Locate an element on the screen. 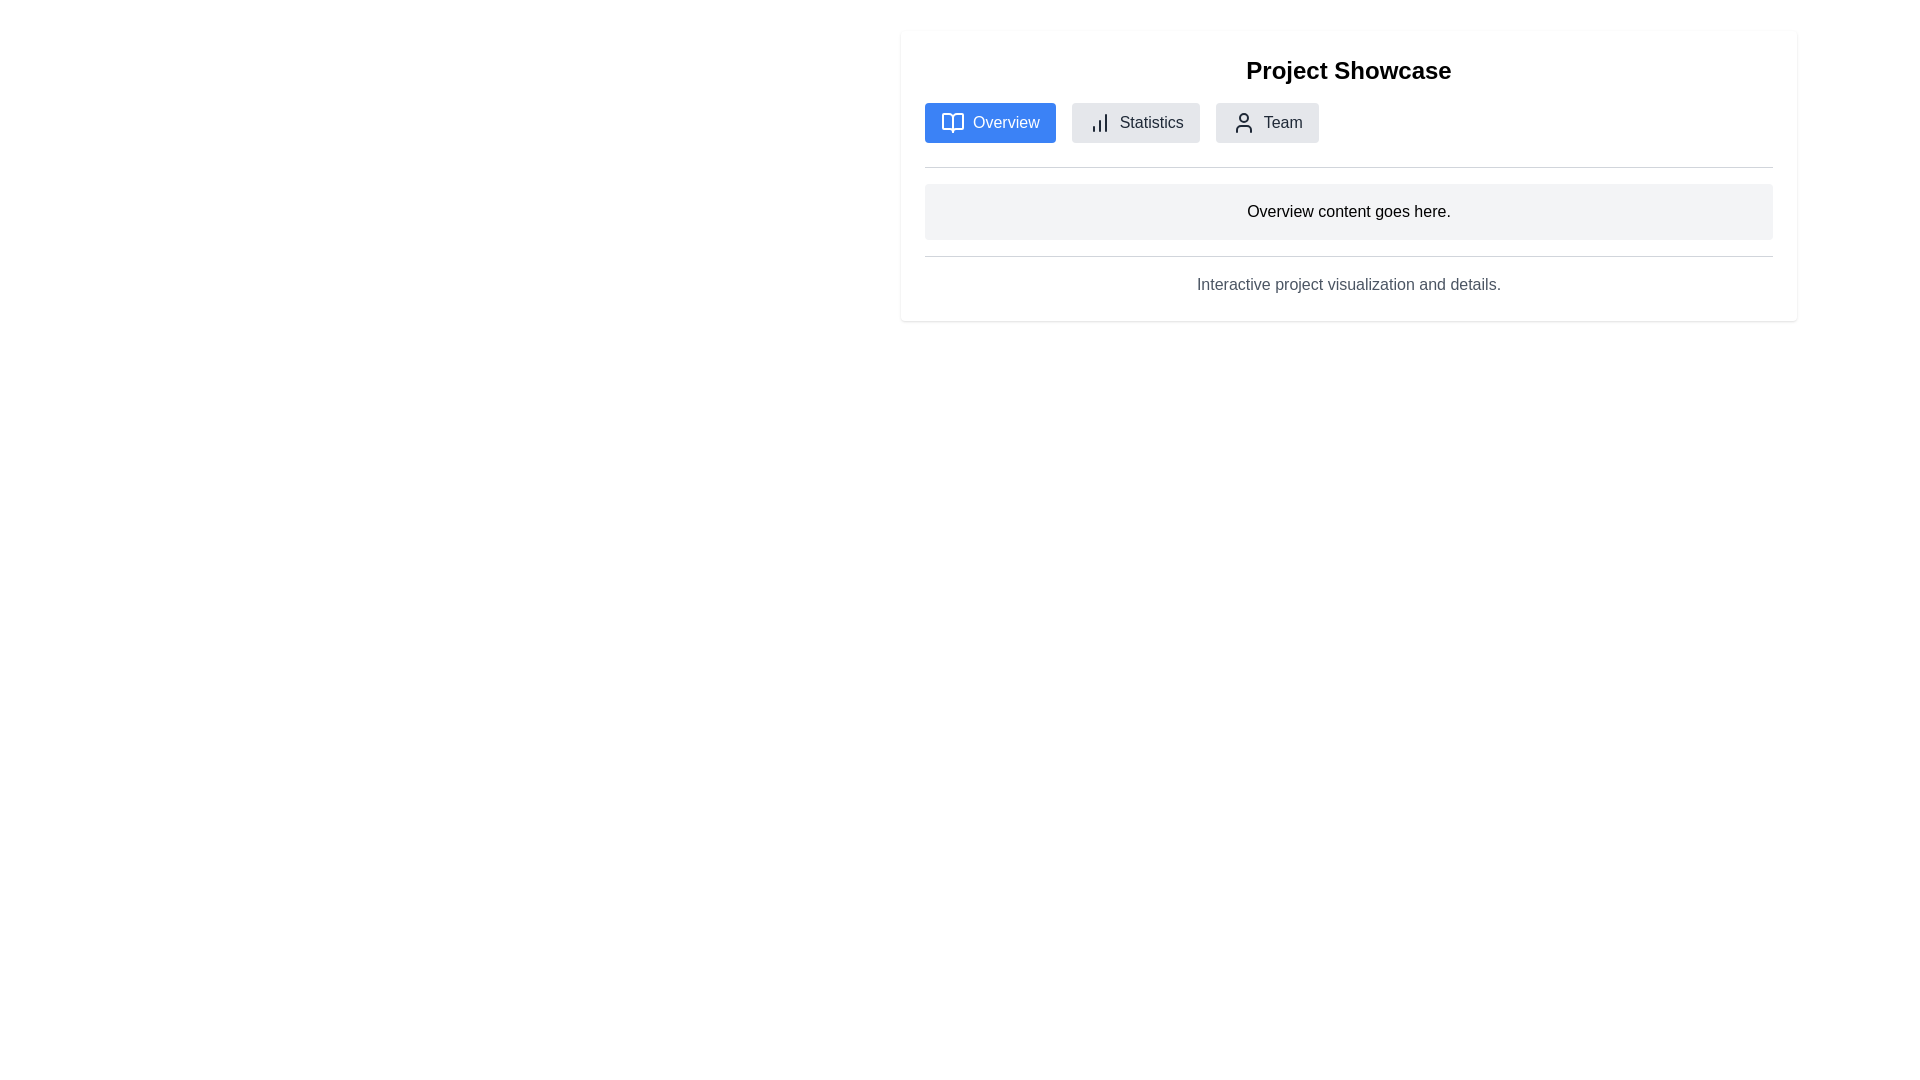  the supplementary information text element that describes the interactive project visualization, positioned below the 'Overview content goes here.' text and separated by a horizontal line is located at coordinates (1348, 285).